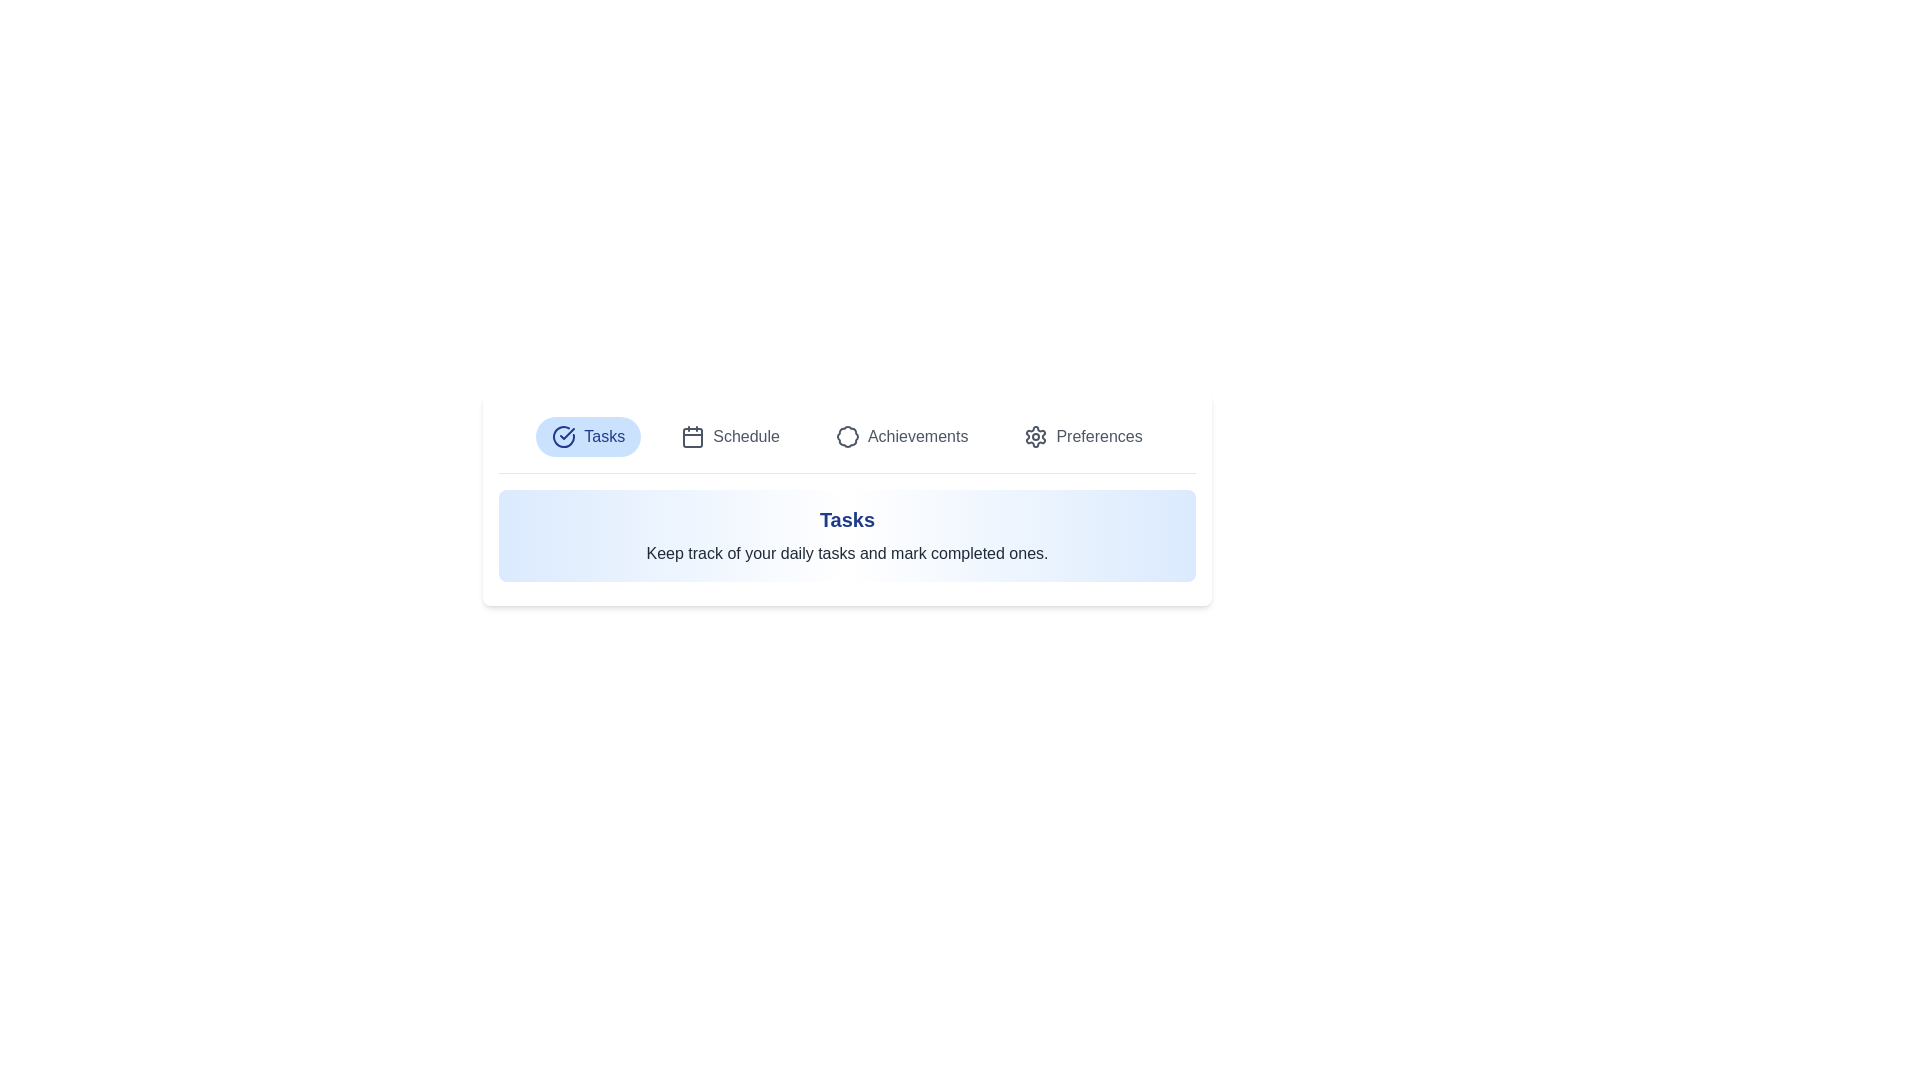  Describe the element at coordinates (1036, 435) in the screenshot. I see `the Graphic Icon (Cogwheel) labeled 'Preferences' located in the upper section of the interface within the navigation bar` at that location.